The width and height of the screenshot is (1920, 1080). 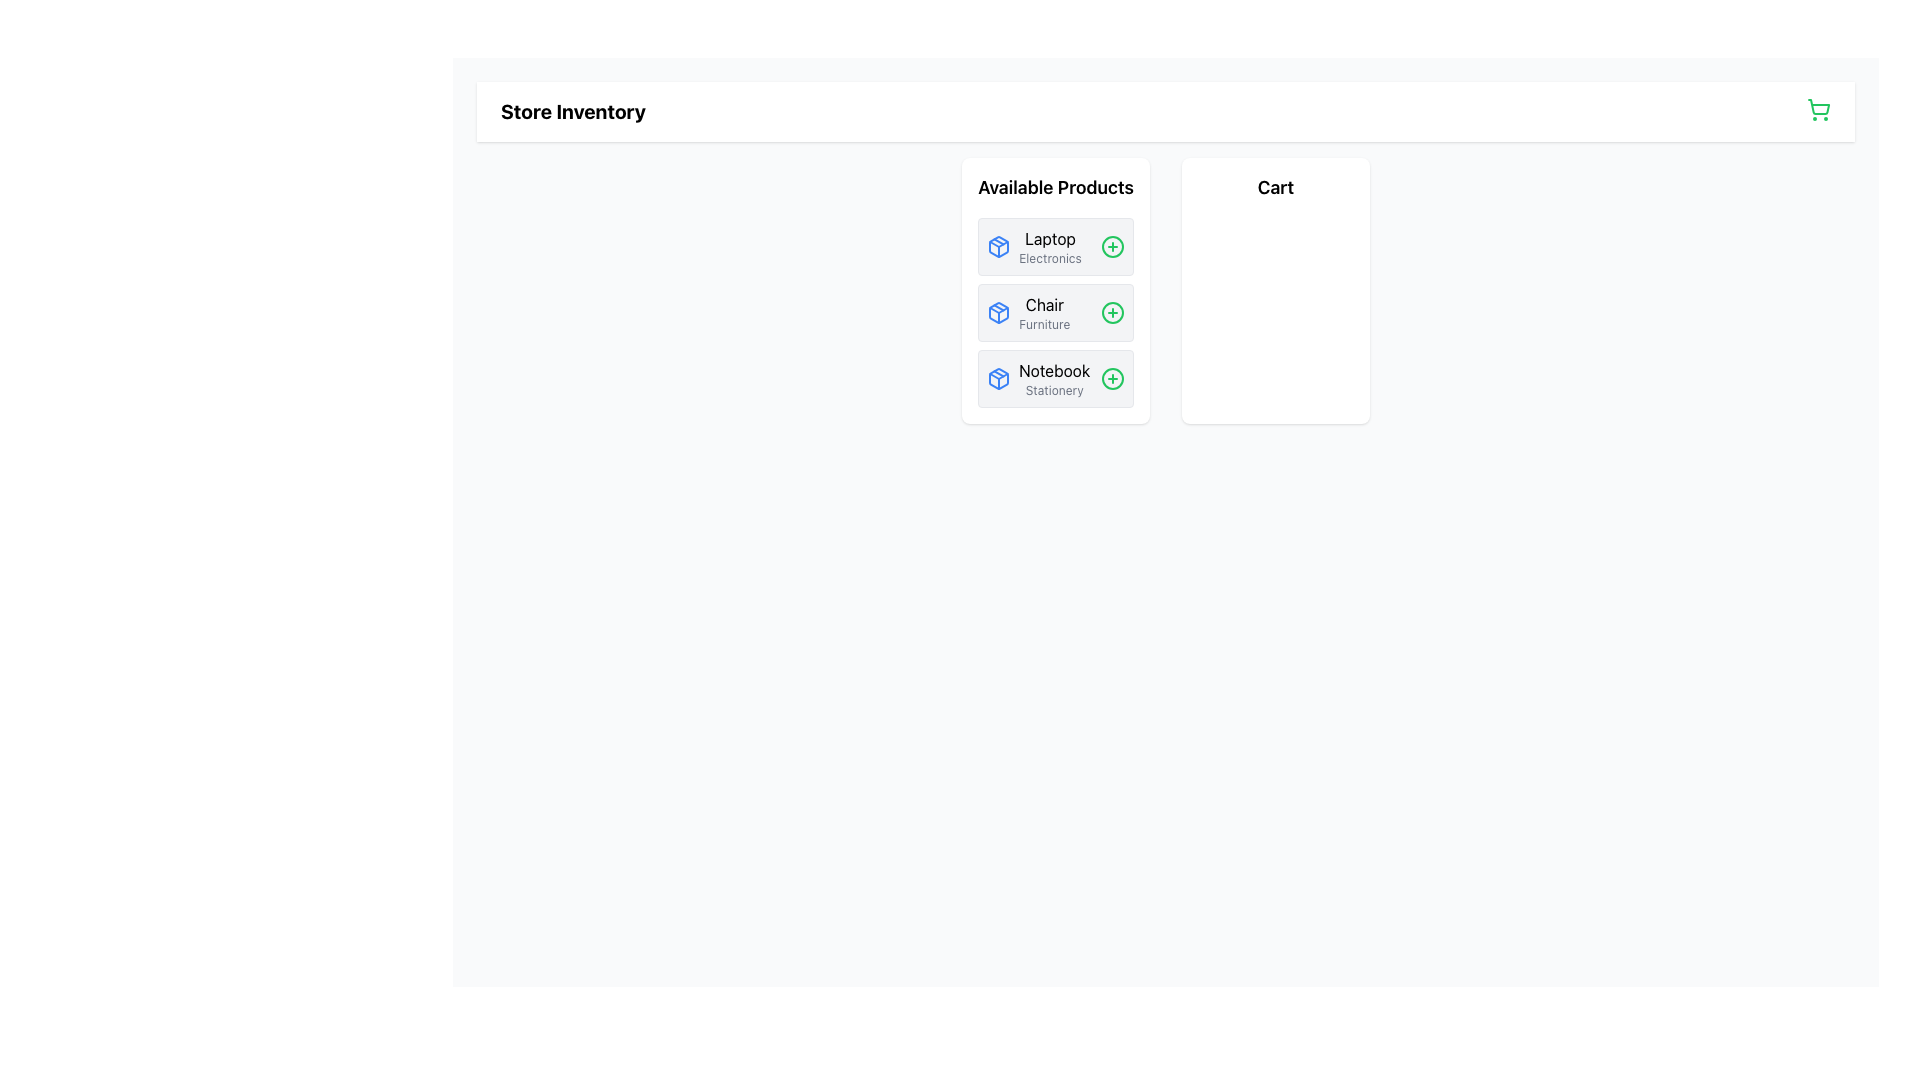 I want to click on the 'Notebook' label, which categorizes a product under 'Stationery', so click(x=1053, y=378).